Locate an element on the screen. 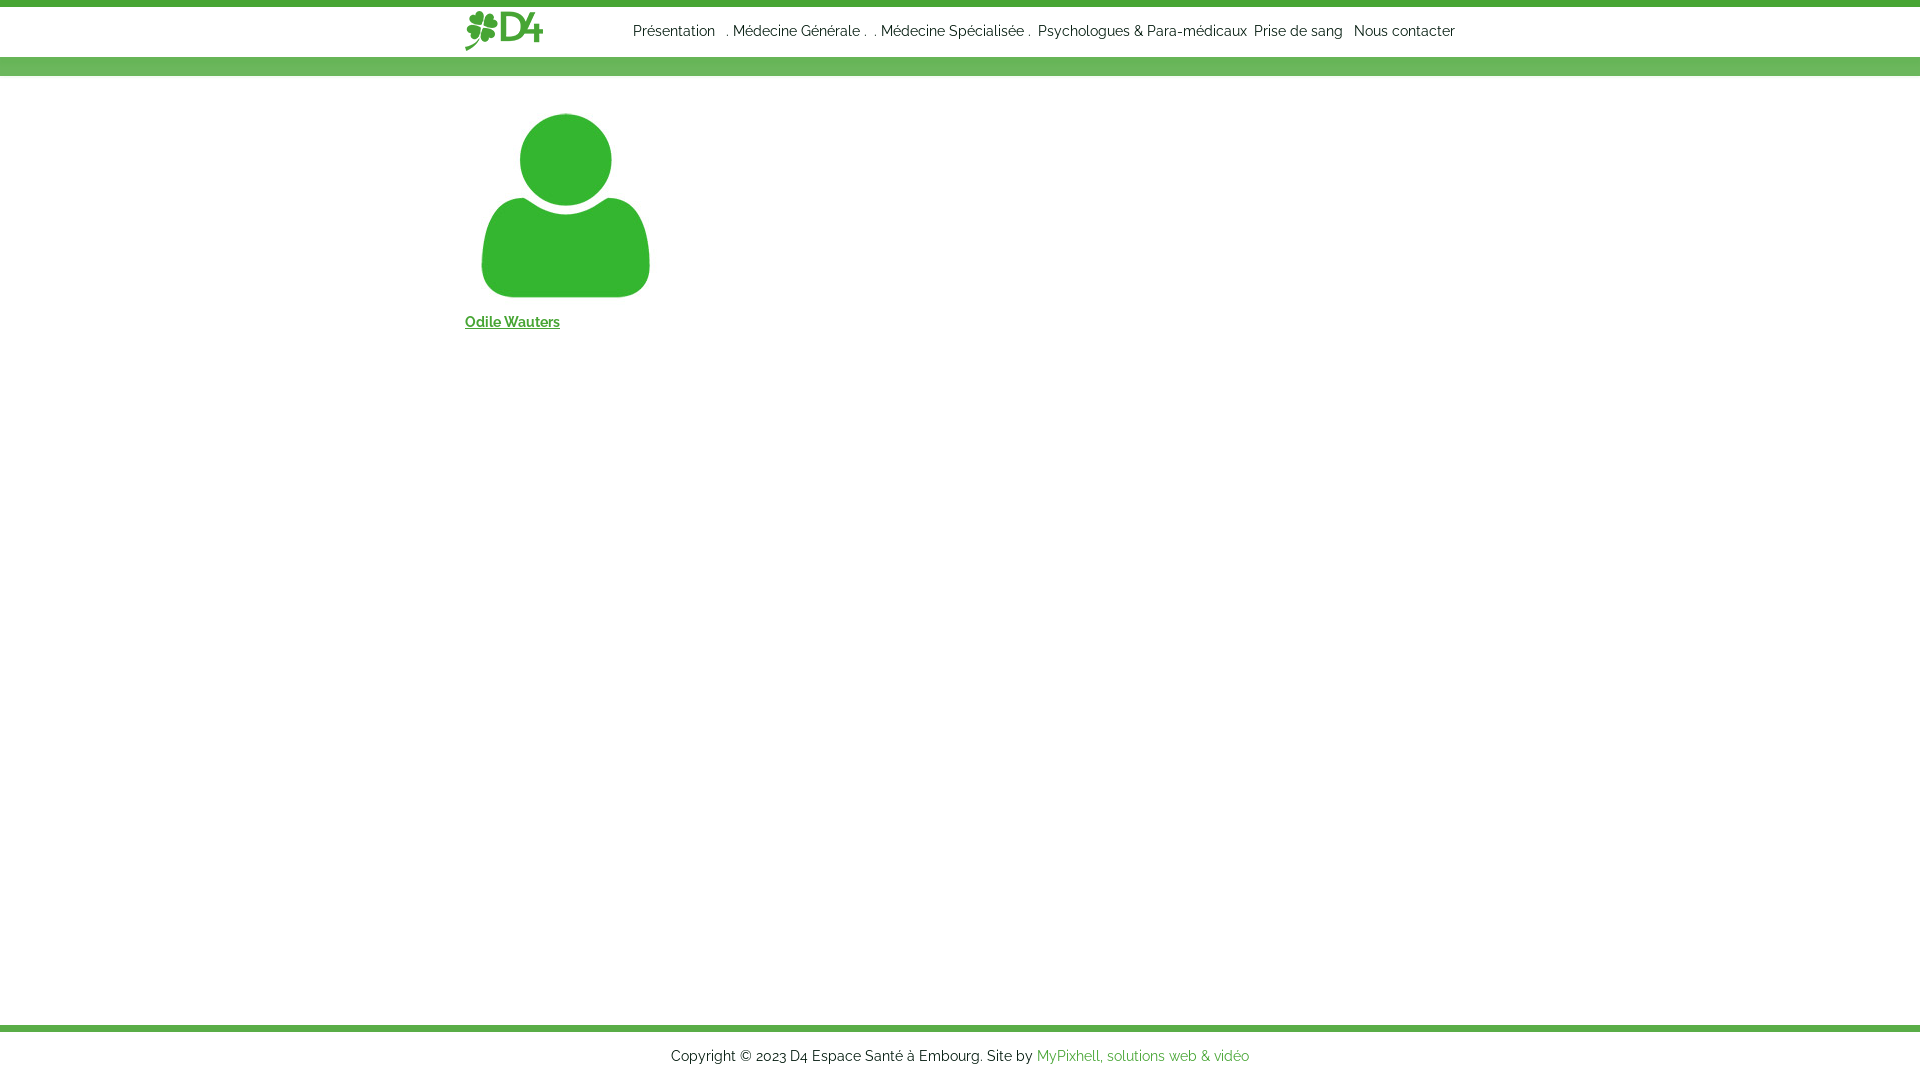  'Nous contacter' is located at coordinates (1347, 31).